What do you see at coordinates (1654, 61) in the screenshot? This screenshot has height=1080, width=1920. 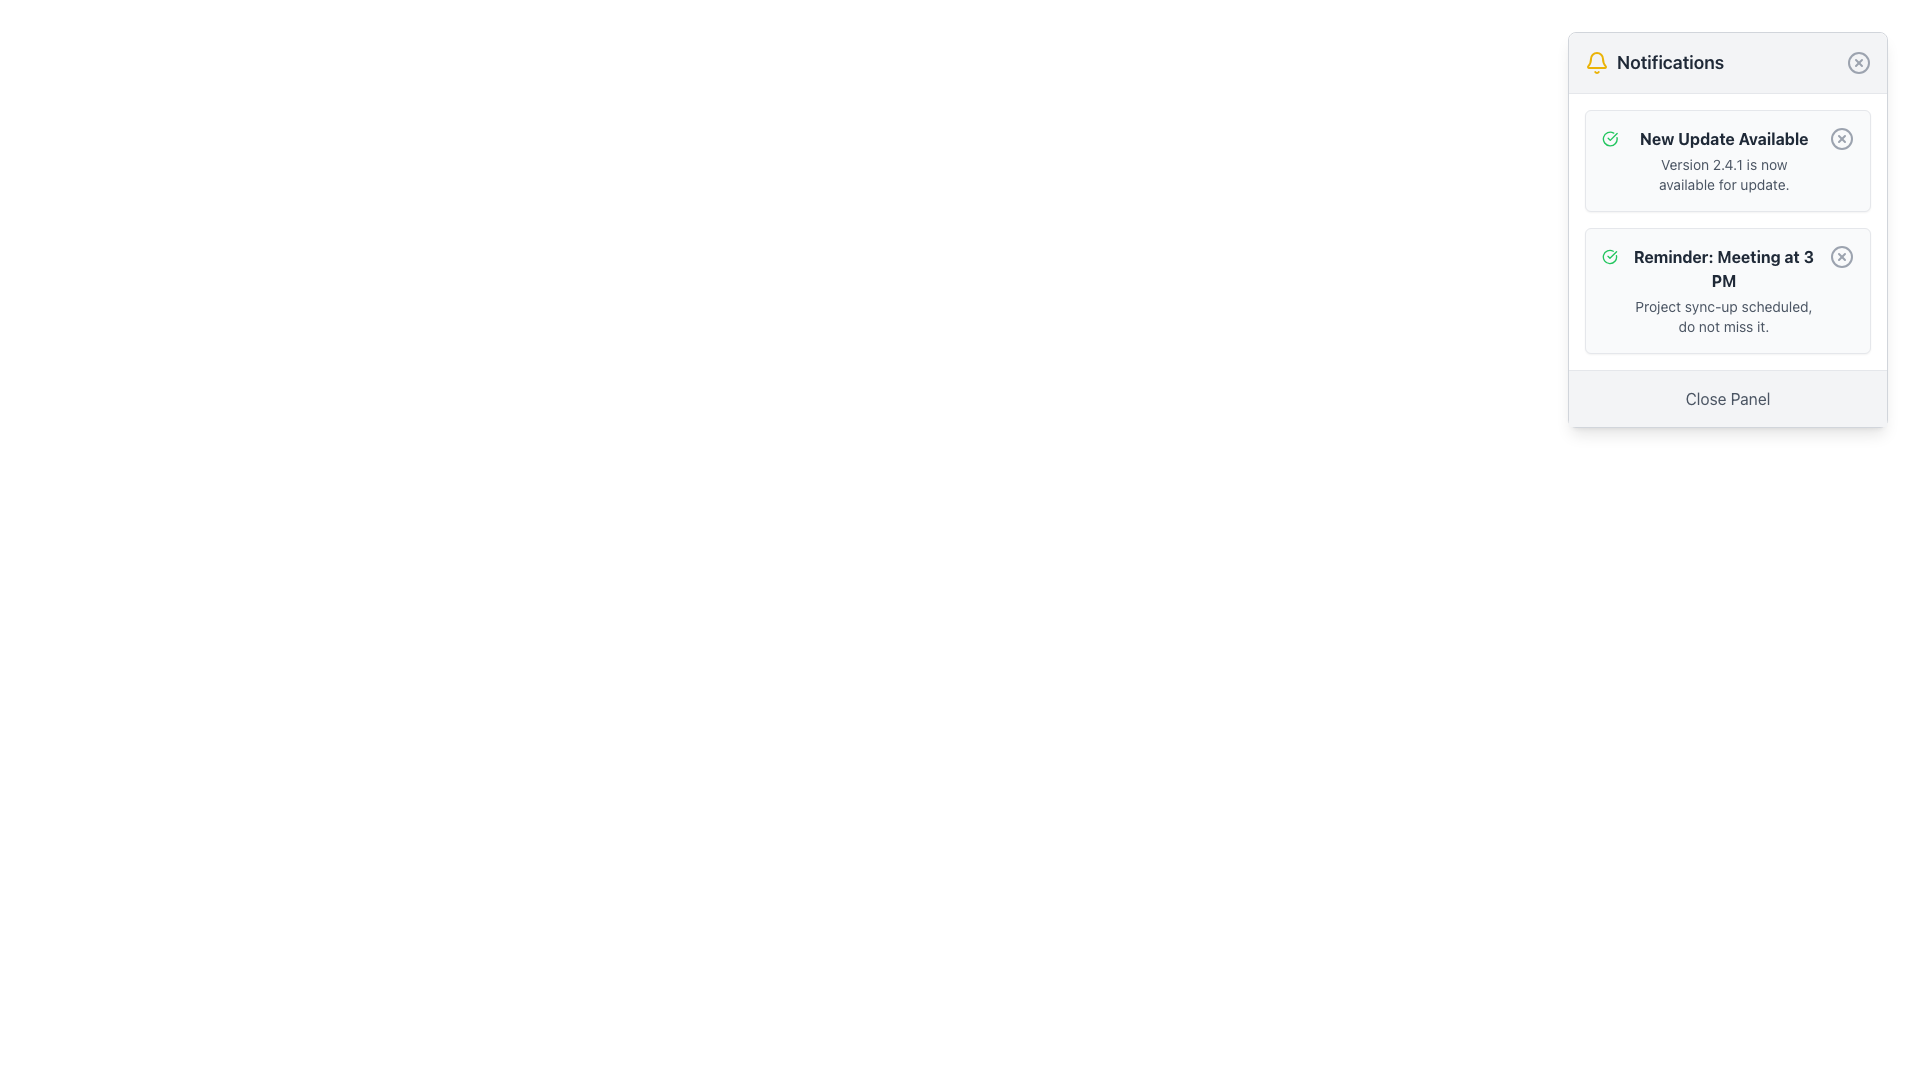 I see `the Text Label with Icon at the top left corner of the notification panel, which serves as the title indicating the panel's purpose` at bounding box center [1654, 61].